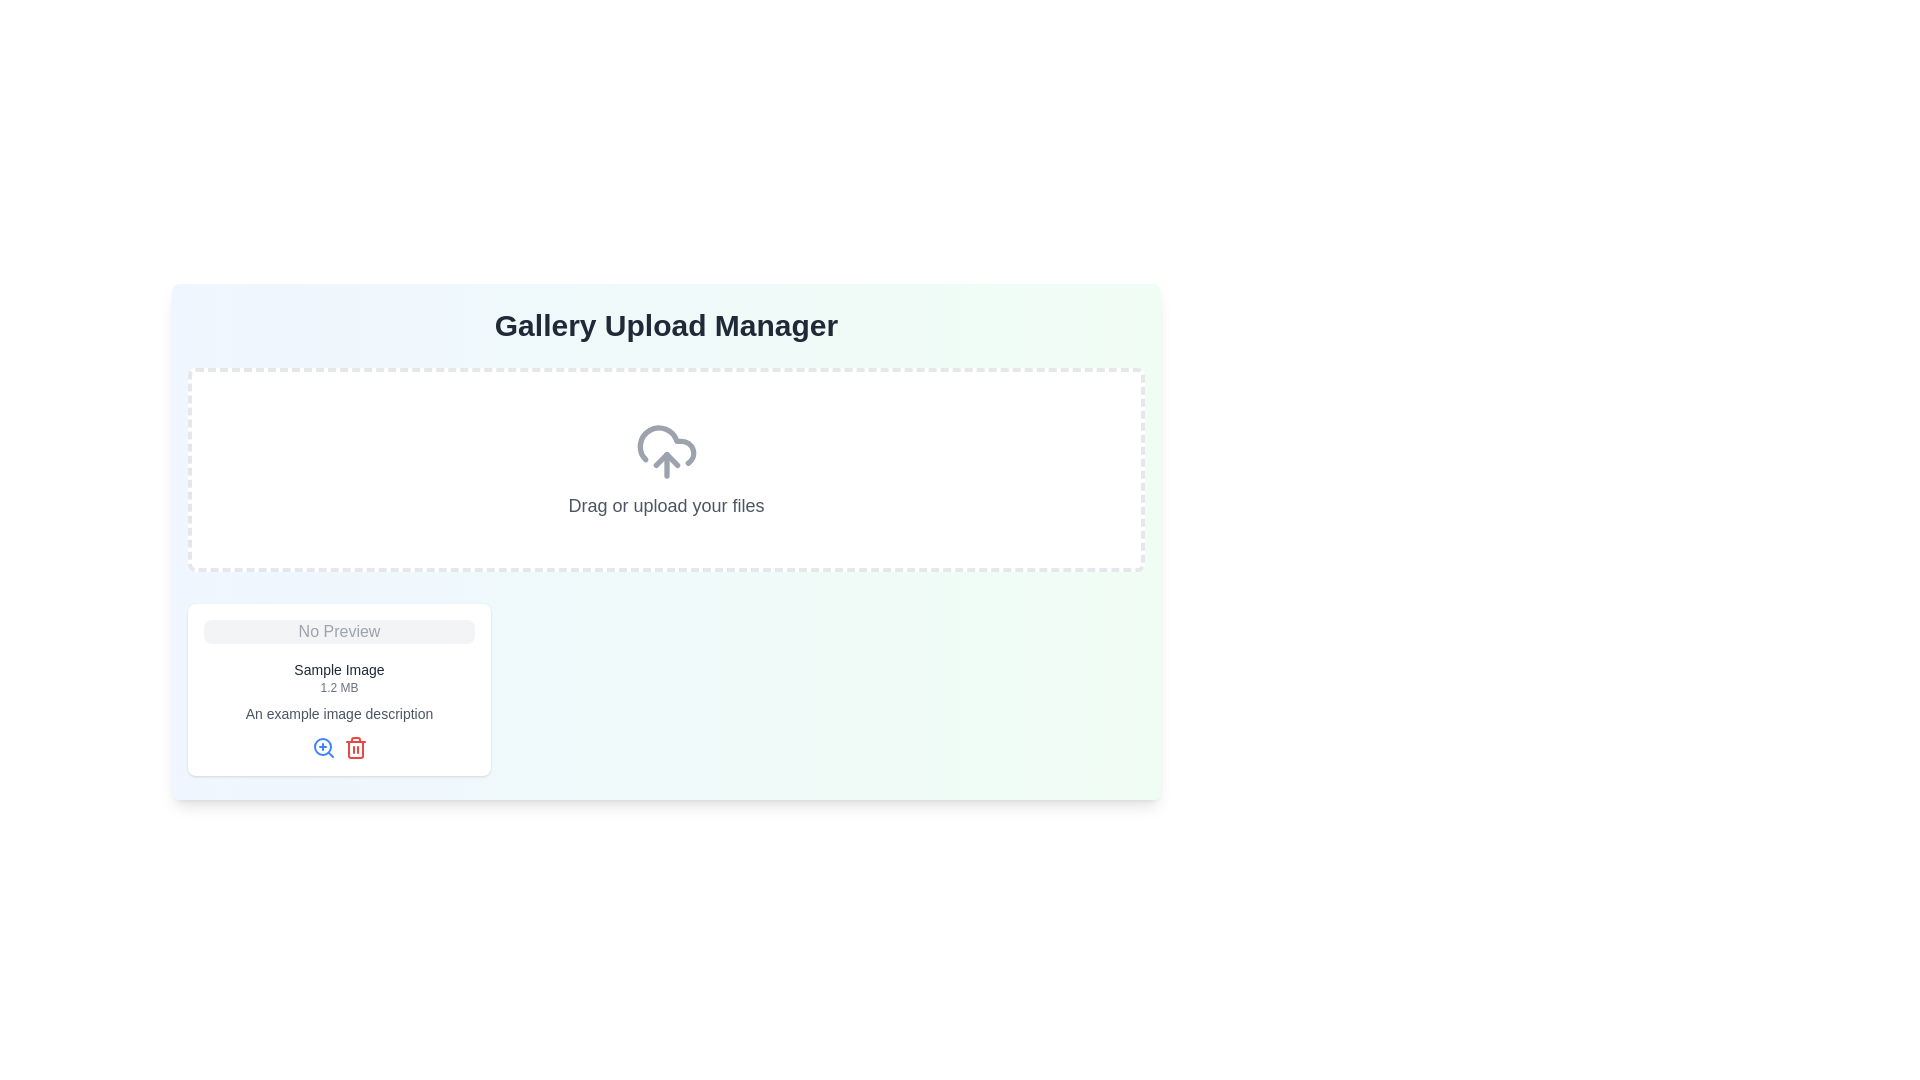 The height and width of the screenshot is (1080, 1920). Describe the element at coordinates (339, 632) in the screenshot. I see `the gray rectangular image placeholder element that contains the text 'No Preview', located at the top of the card preceding the title 'Sample Image'` at that location.